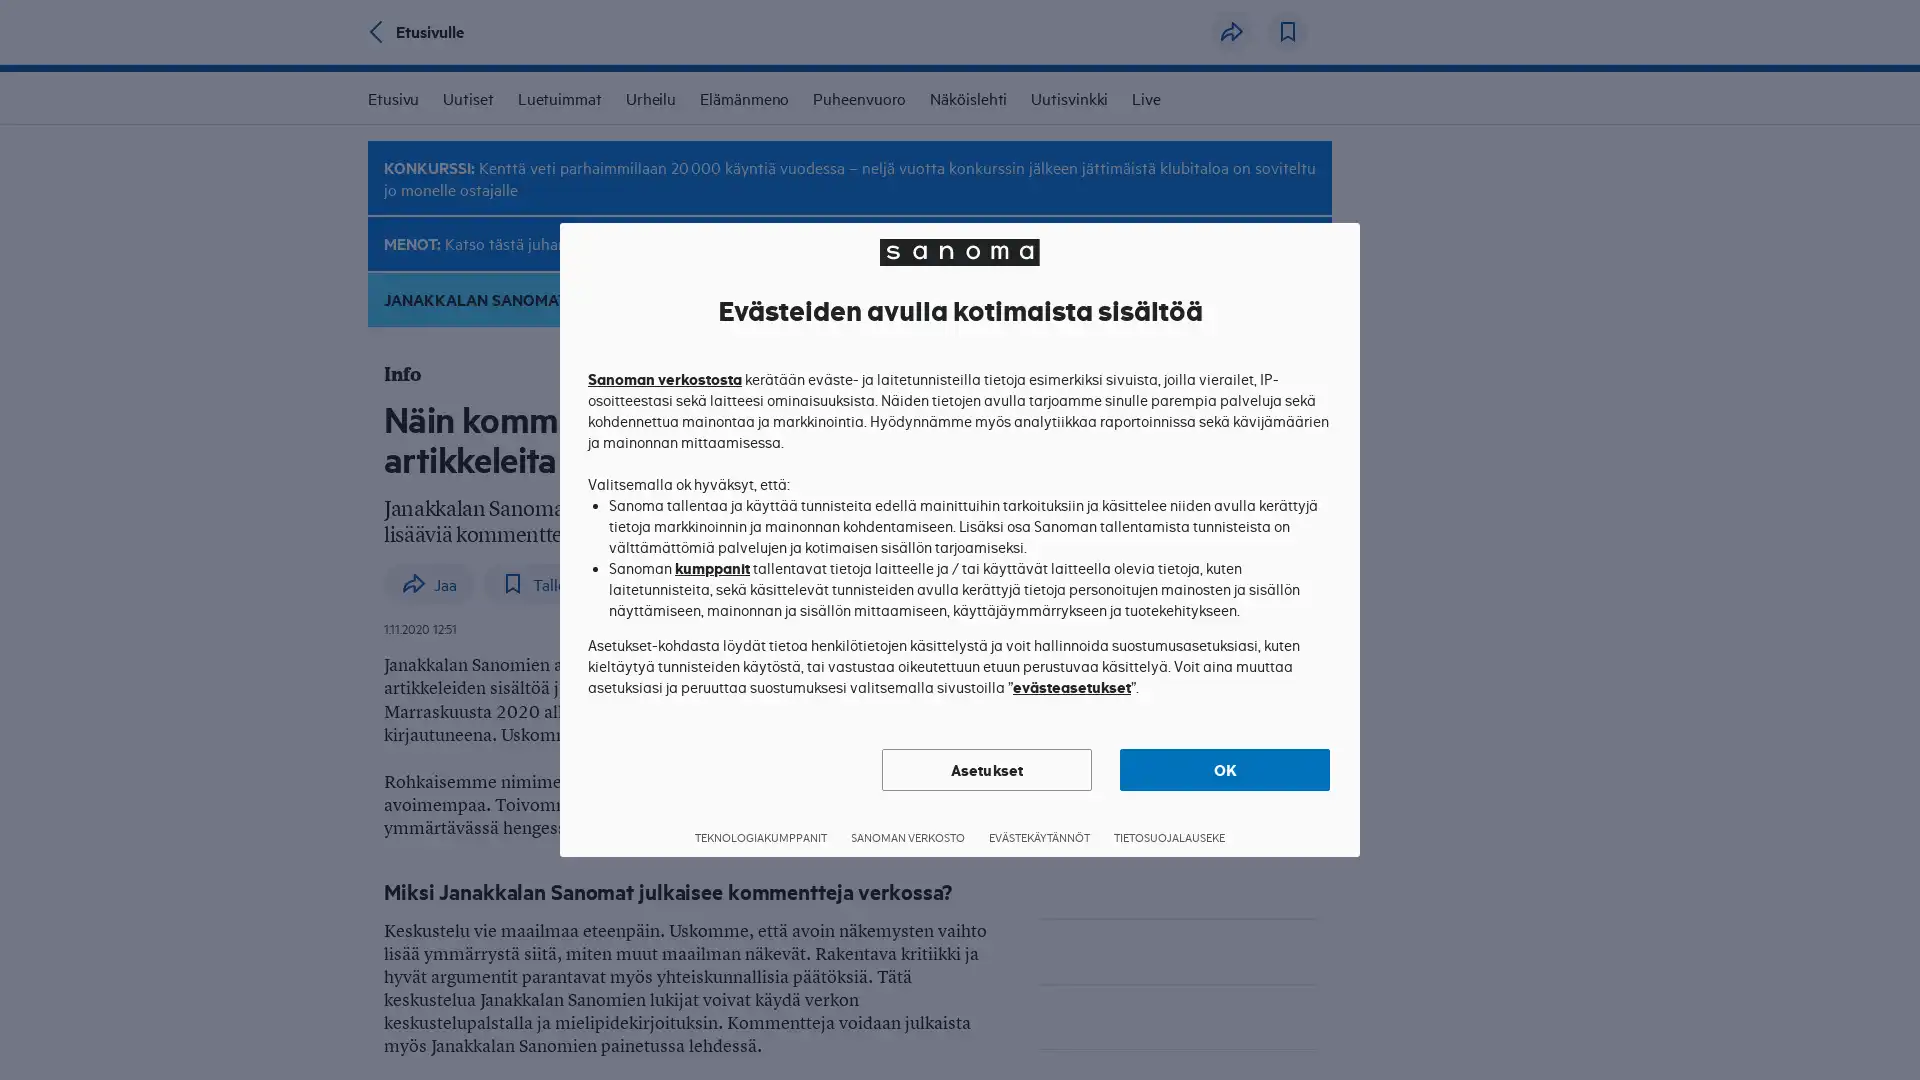 Image resolution: width=1920 pixels, height=1080 pixels. I want to click on Jaa, so click(1231, 31).